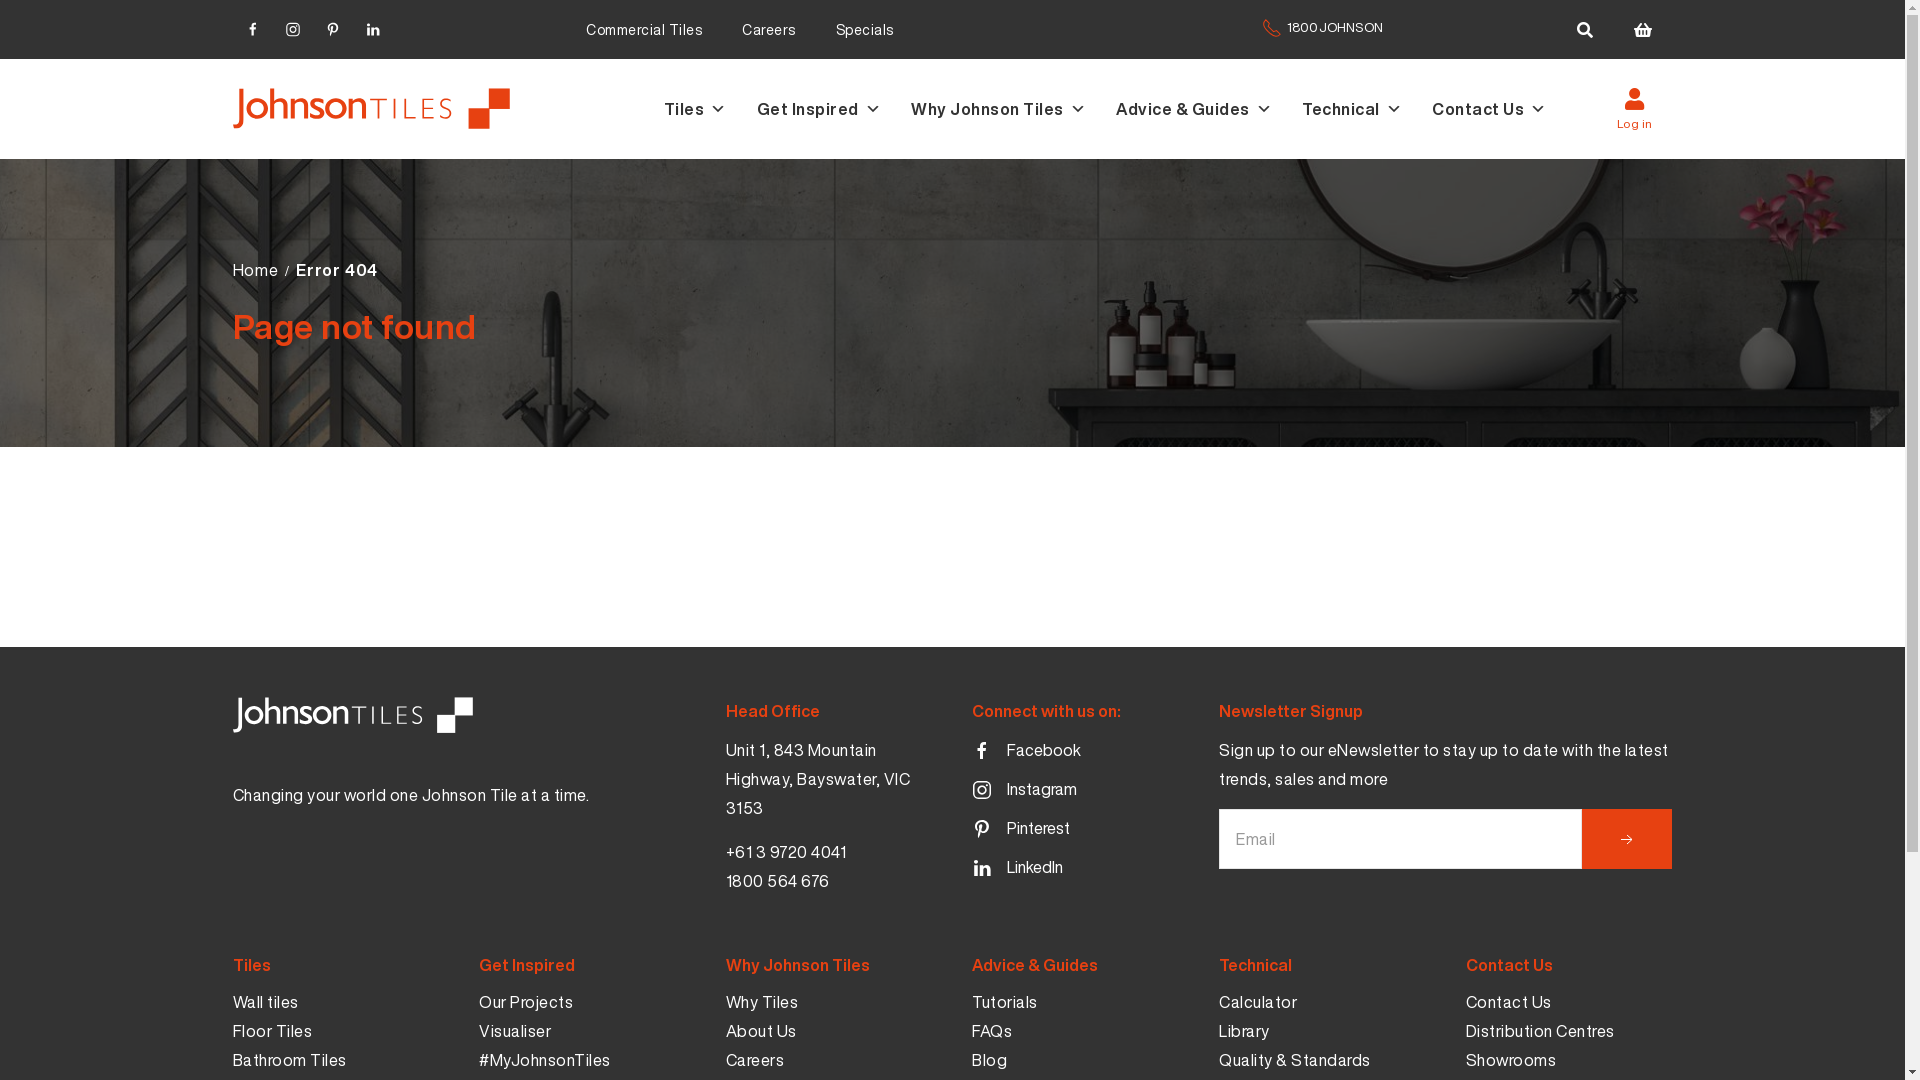 Image resolution: width=1920 pixels, height=1080 pixels. Describe the element at coordinates (754, 108) in the screenshot. I see `'Get Inspired'` at that location.